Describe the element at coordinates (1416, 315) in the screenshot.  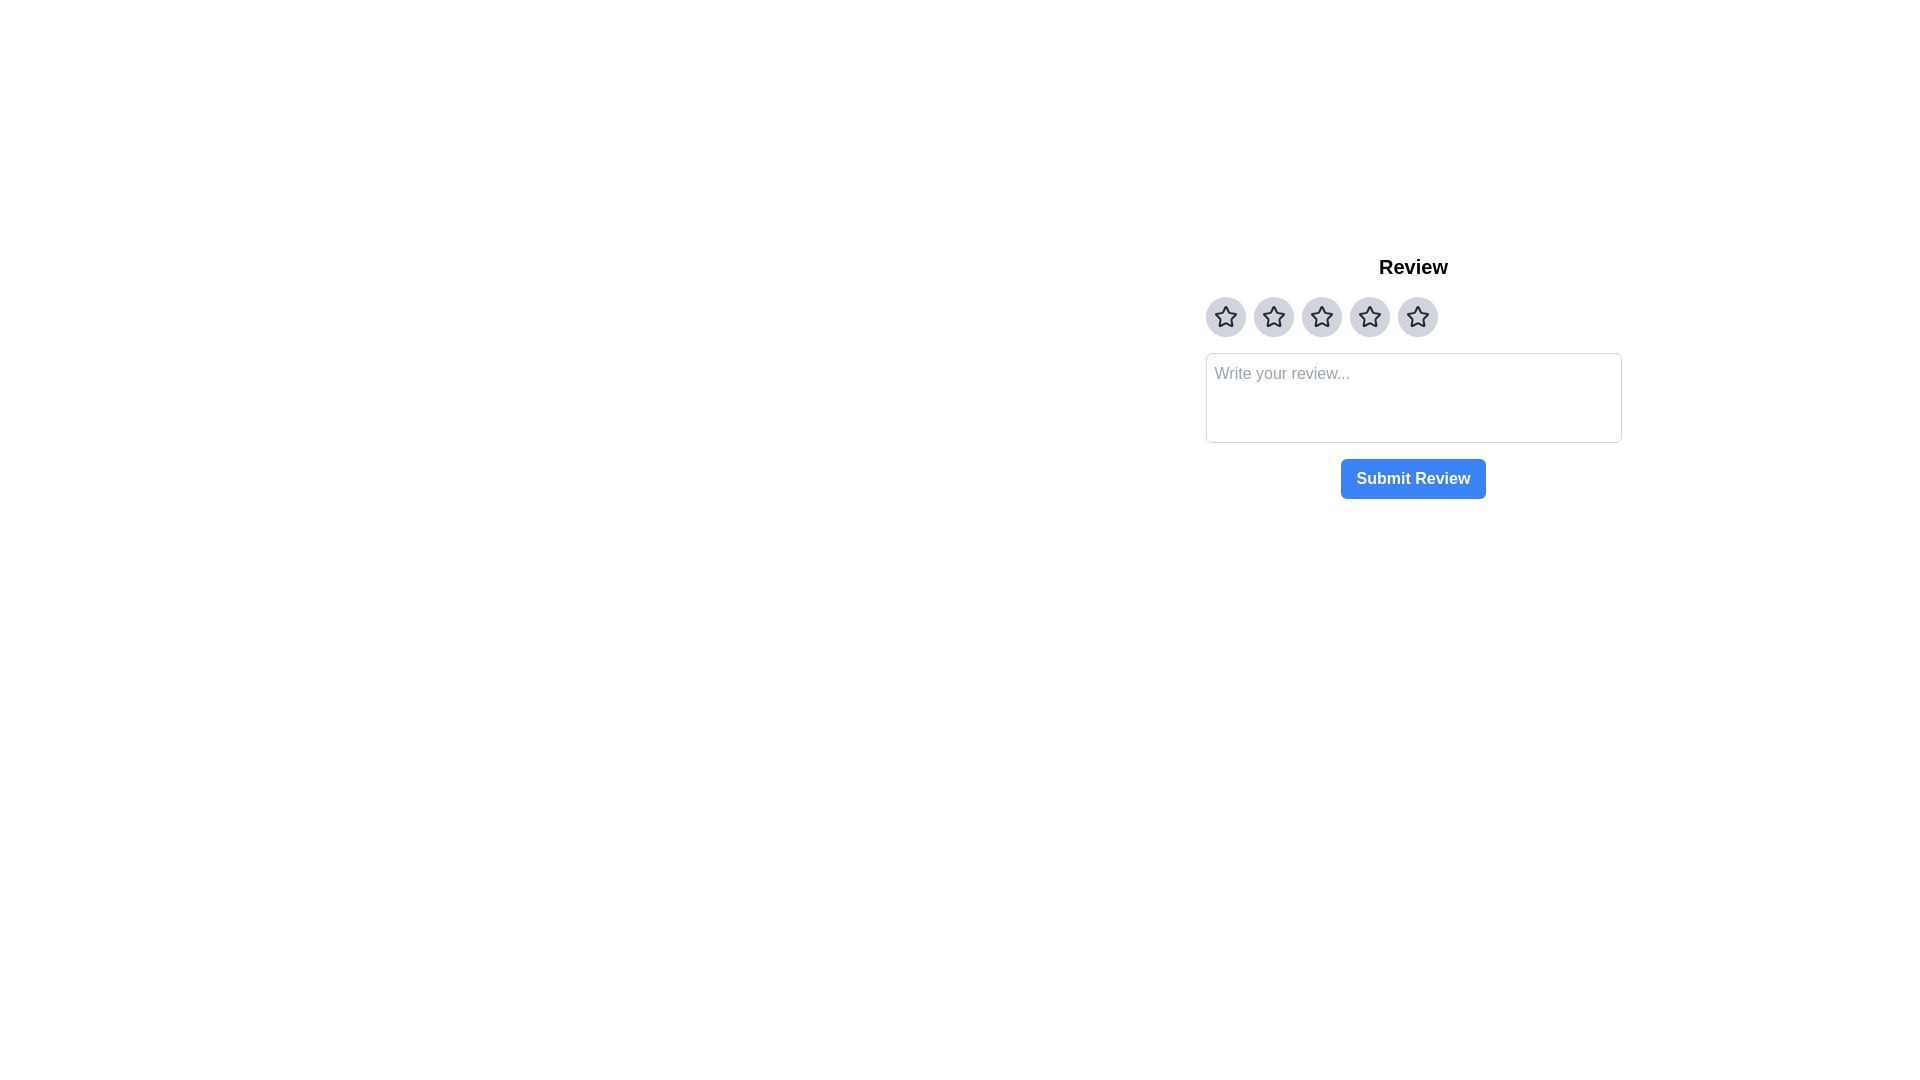
I see `the fifth star icon in the rating system` at that location.